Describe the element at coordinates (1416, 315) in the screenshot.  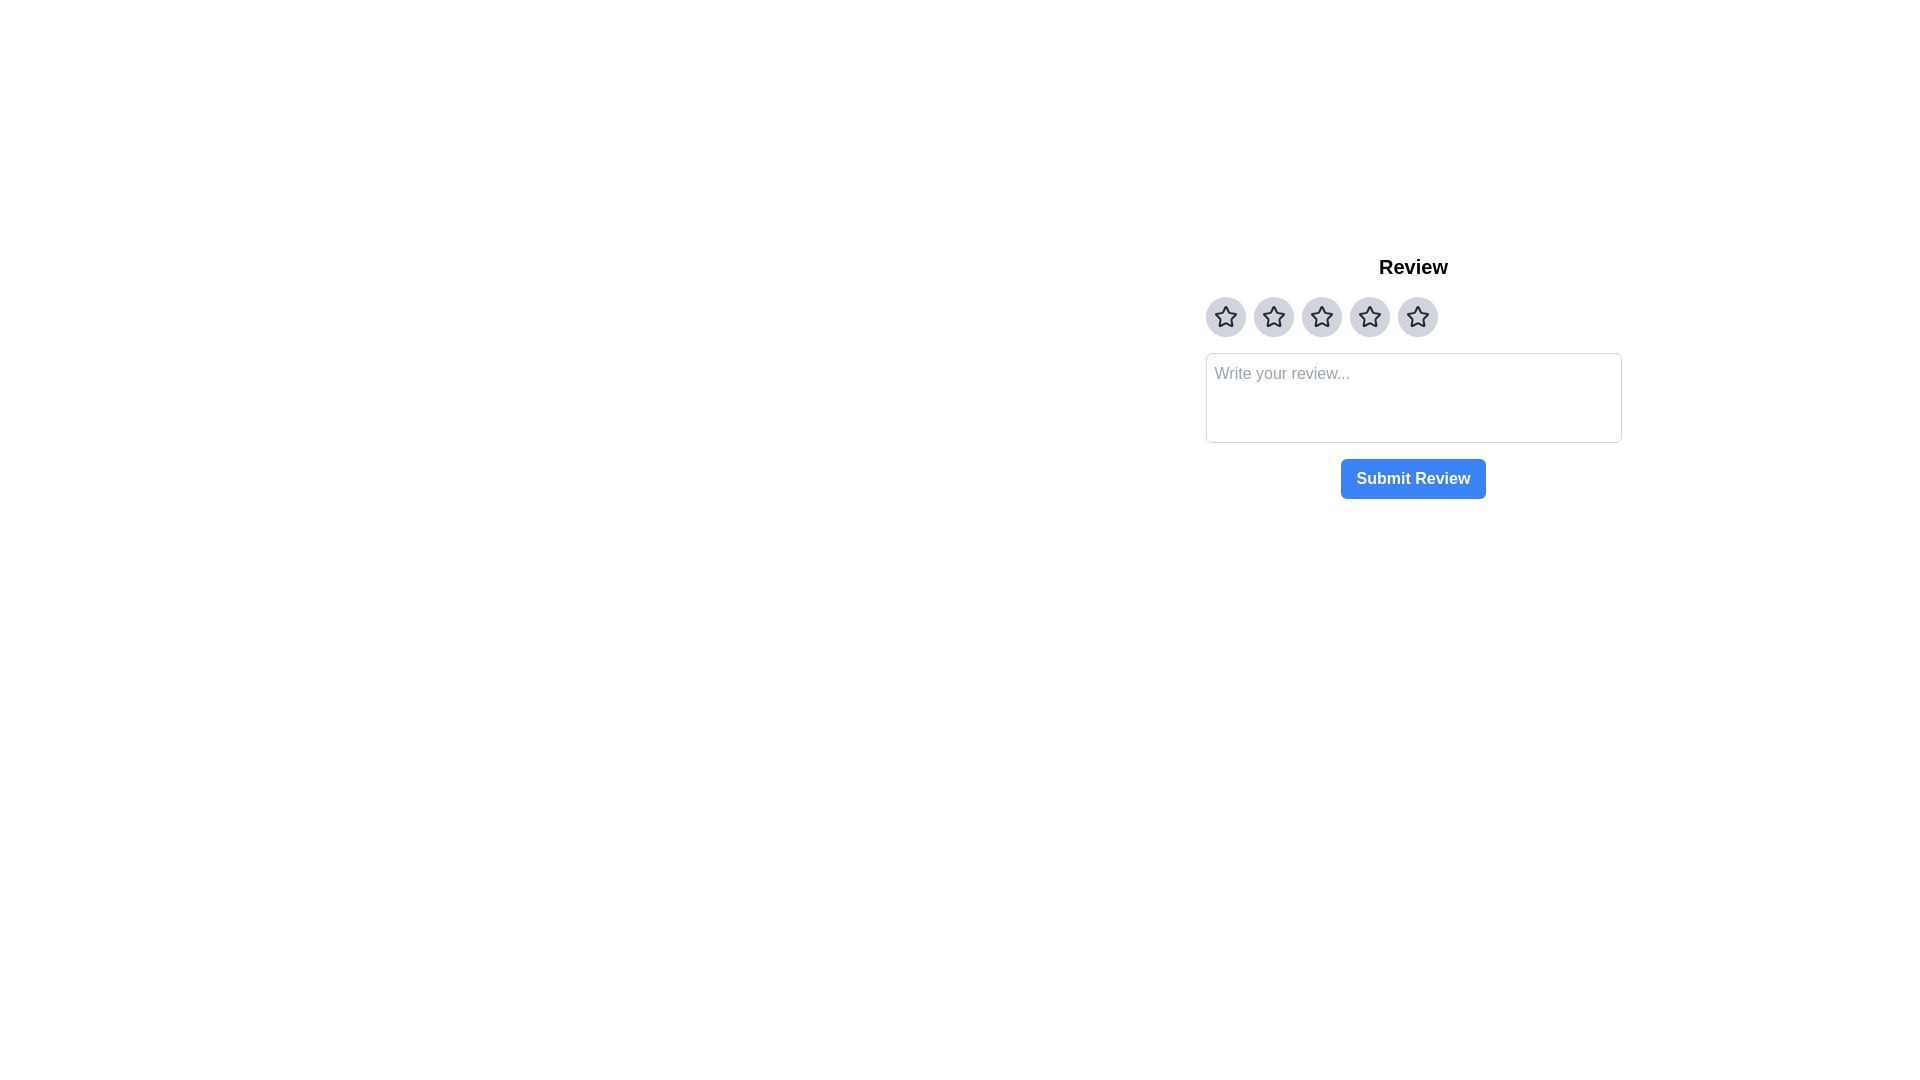
I see `the fifth star icon in the rating system` at that location.